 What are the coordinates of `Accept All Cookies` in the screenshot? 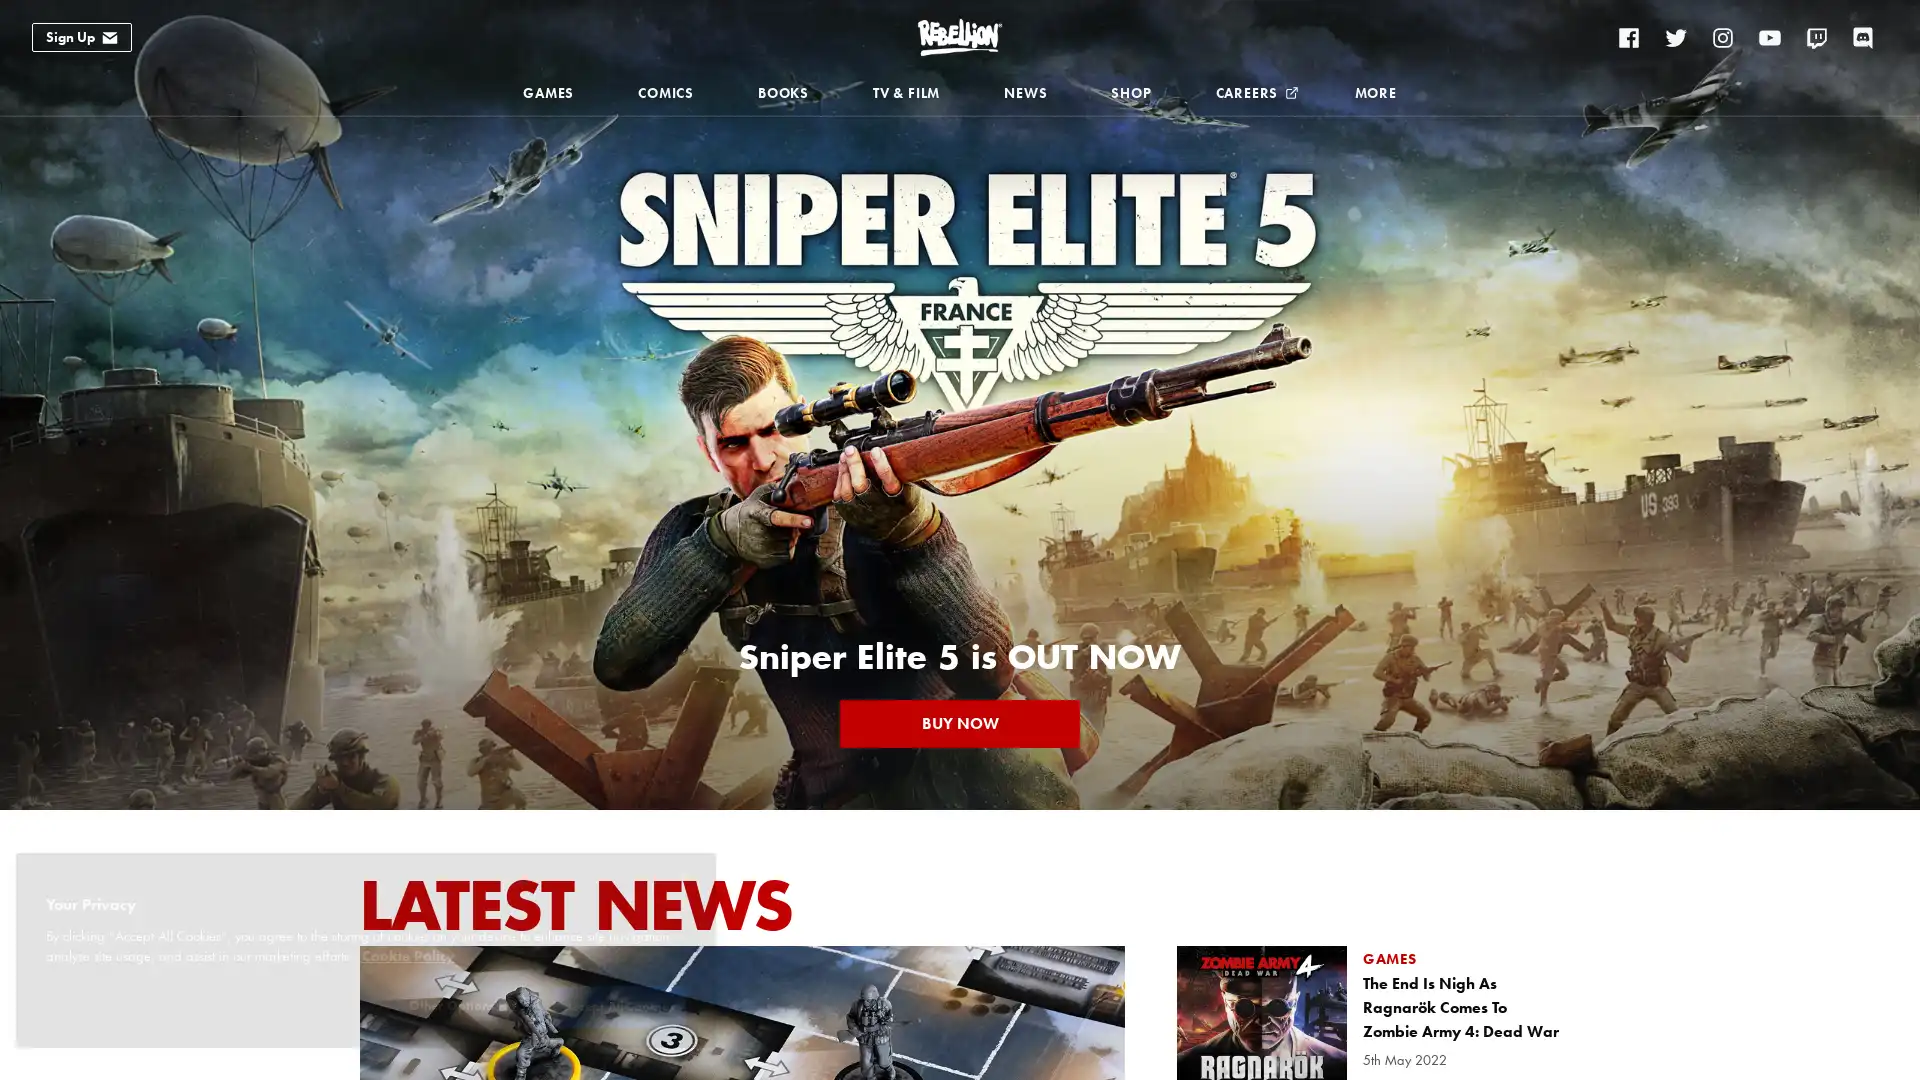 It's located at (618, 1006).